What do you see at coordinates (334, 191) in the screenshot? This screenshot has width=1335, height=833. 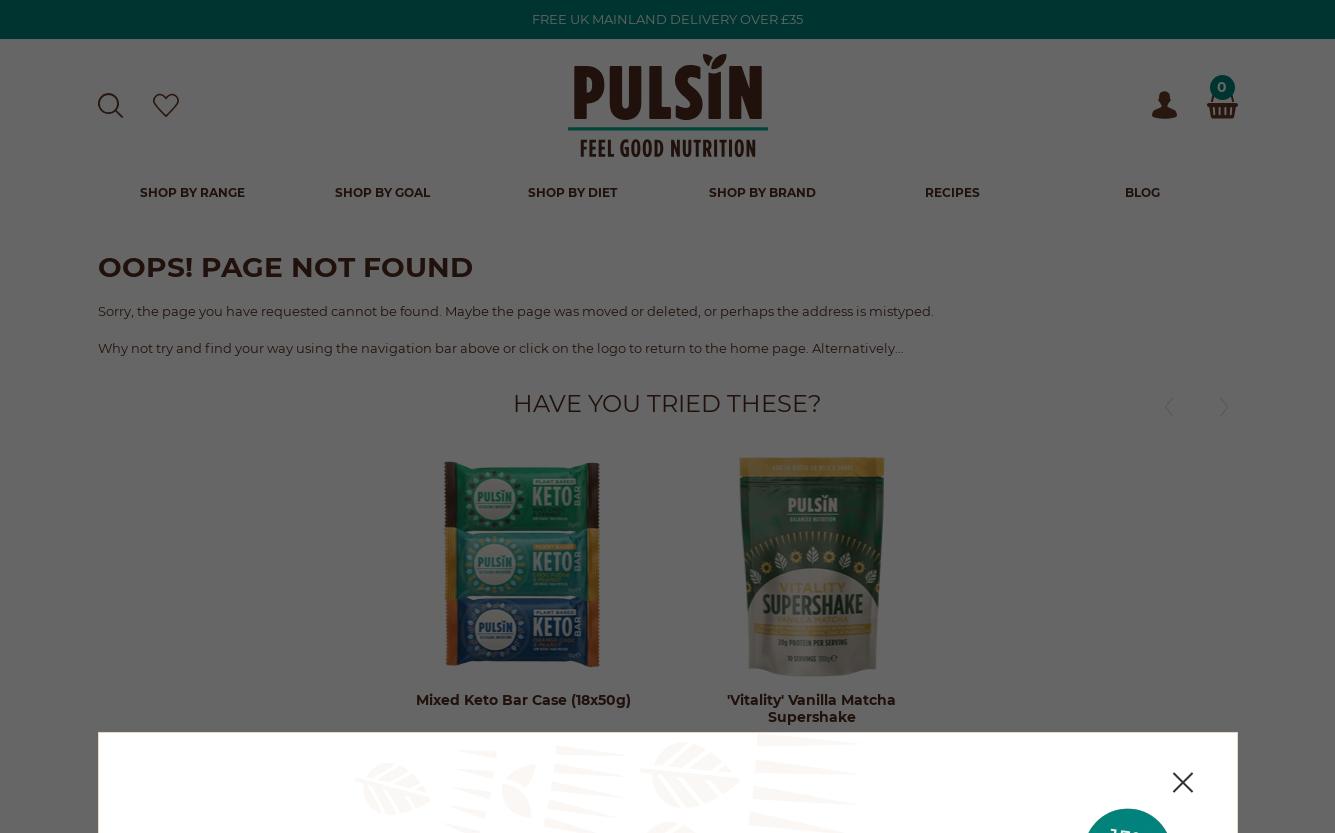 I see `'Shop by Goal'` at bounding box center [334, 191].